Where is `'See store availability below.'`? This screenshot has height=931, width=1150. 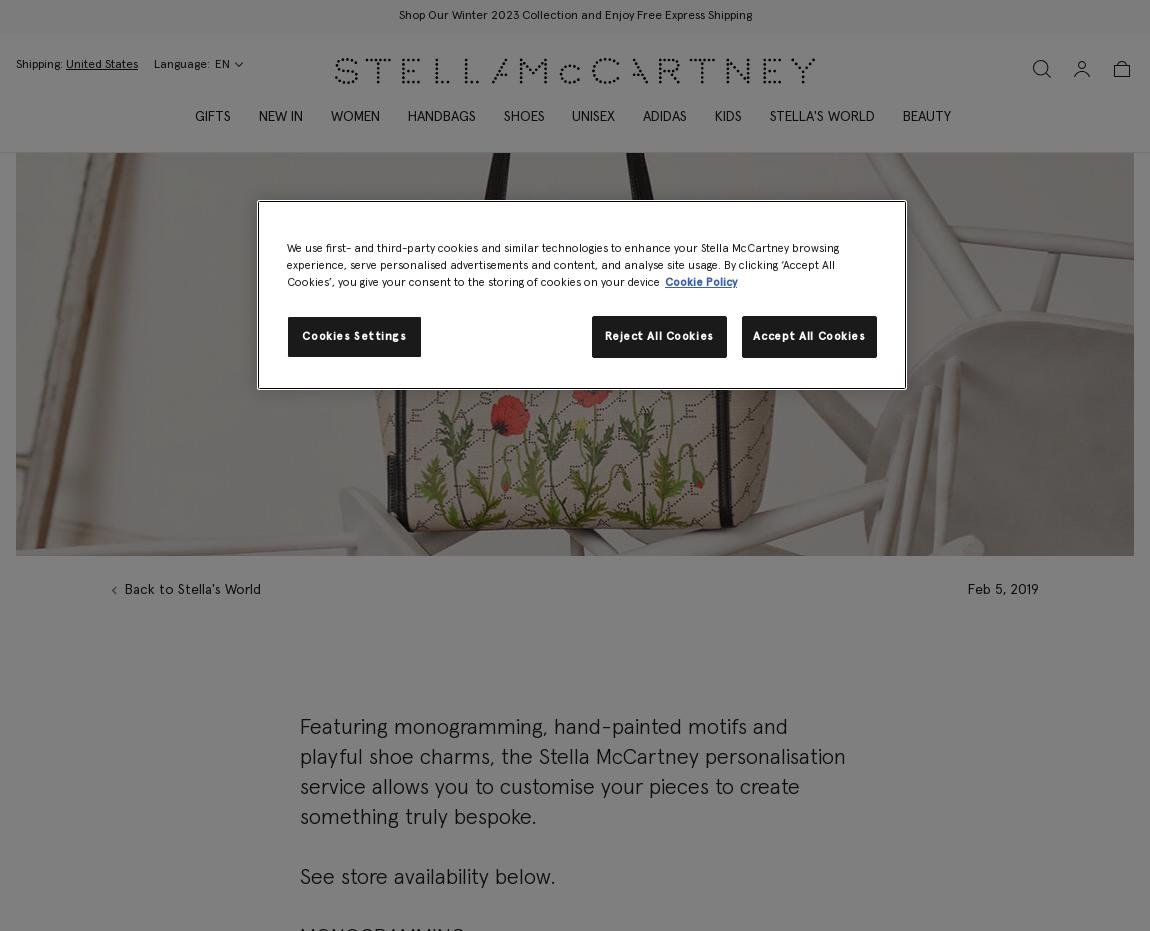 'See store availability below.' is located at coordinates (426, 878).